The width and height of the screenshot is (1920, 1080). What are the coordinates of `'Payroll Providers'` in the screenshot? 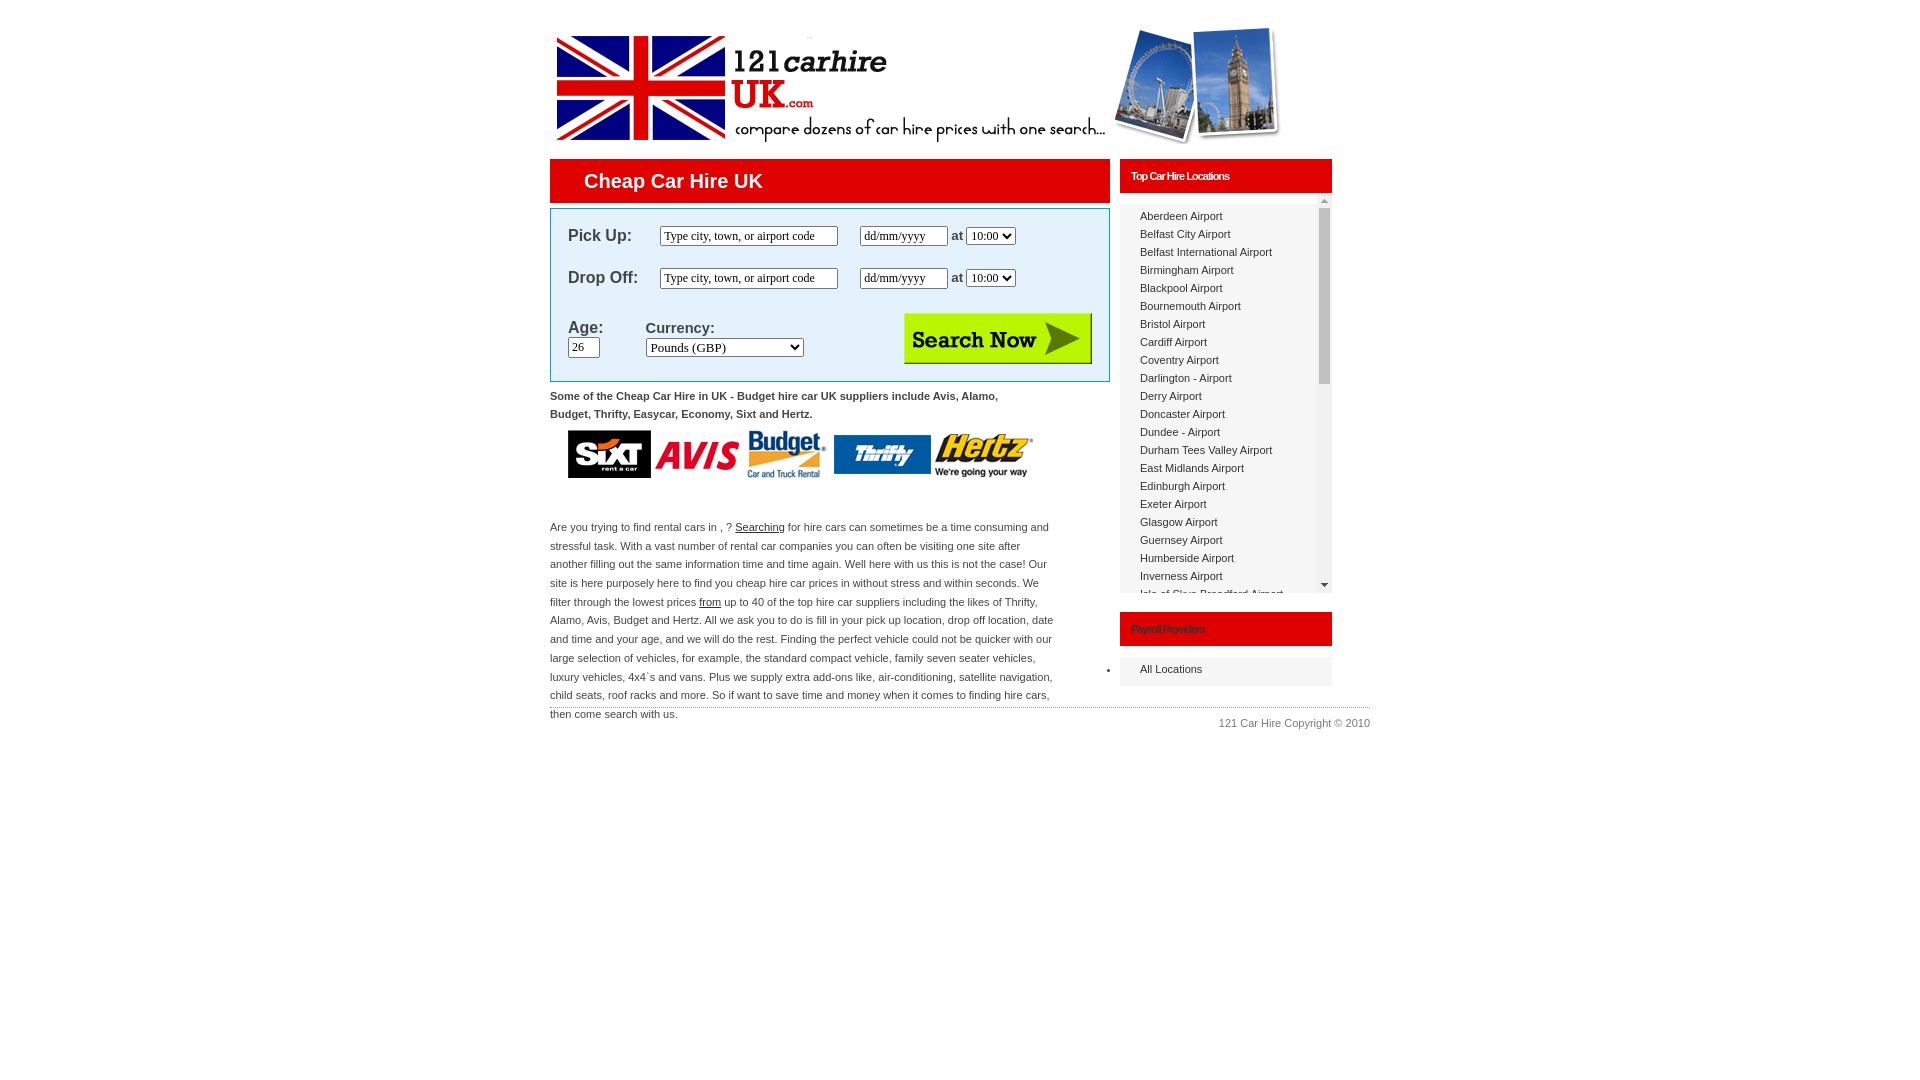 It's located at (1131, 627).